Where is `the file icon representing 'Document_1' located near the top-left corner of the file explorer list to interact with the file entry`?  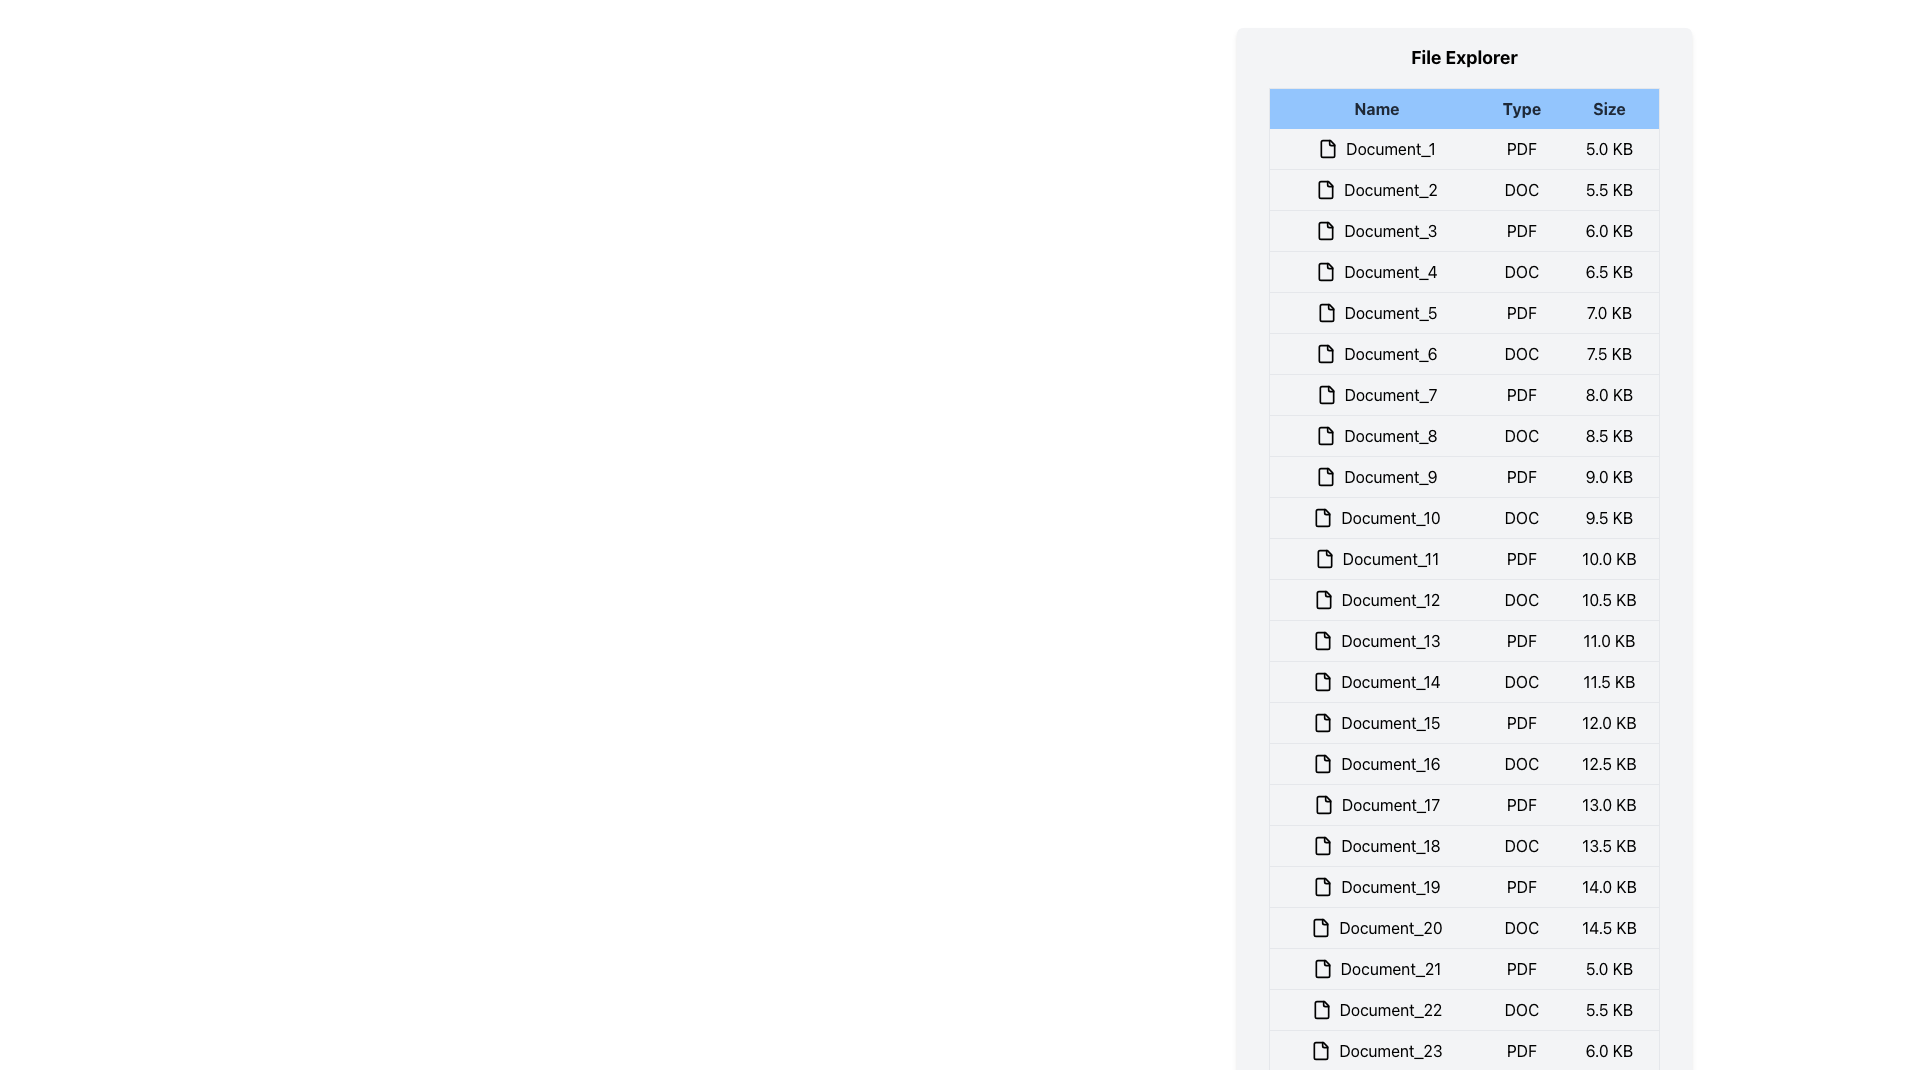 the file icon representing 'Document_1' located near the top-left corner of the file explorer list to interact with the file entry is located at coordinates (1328, 148).